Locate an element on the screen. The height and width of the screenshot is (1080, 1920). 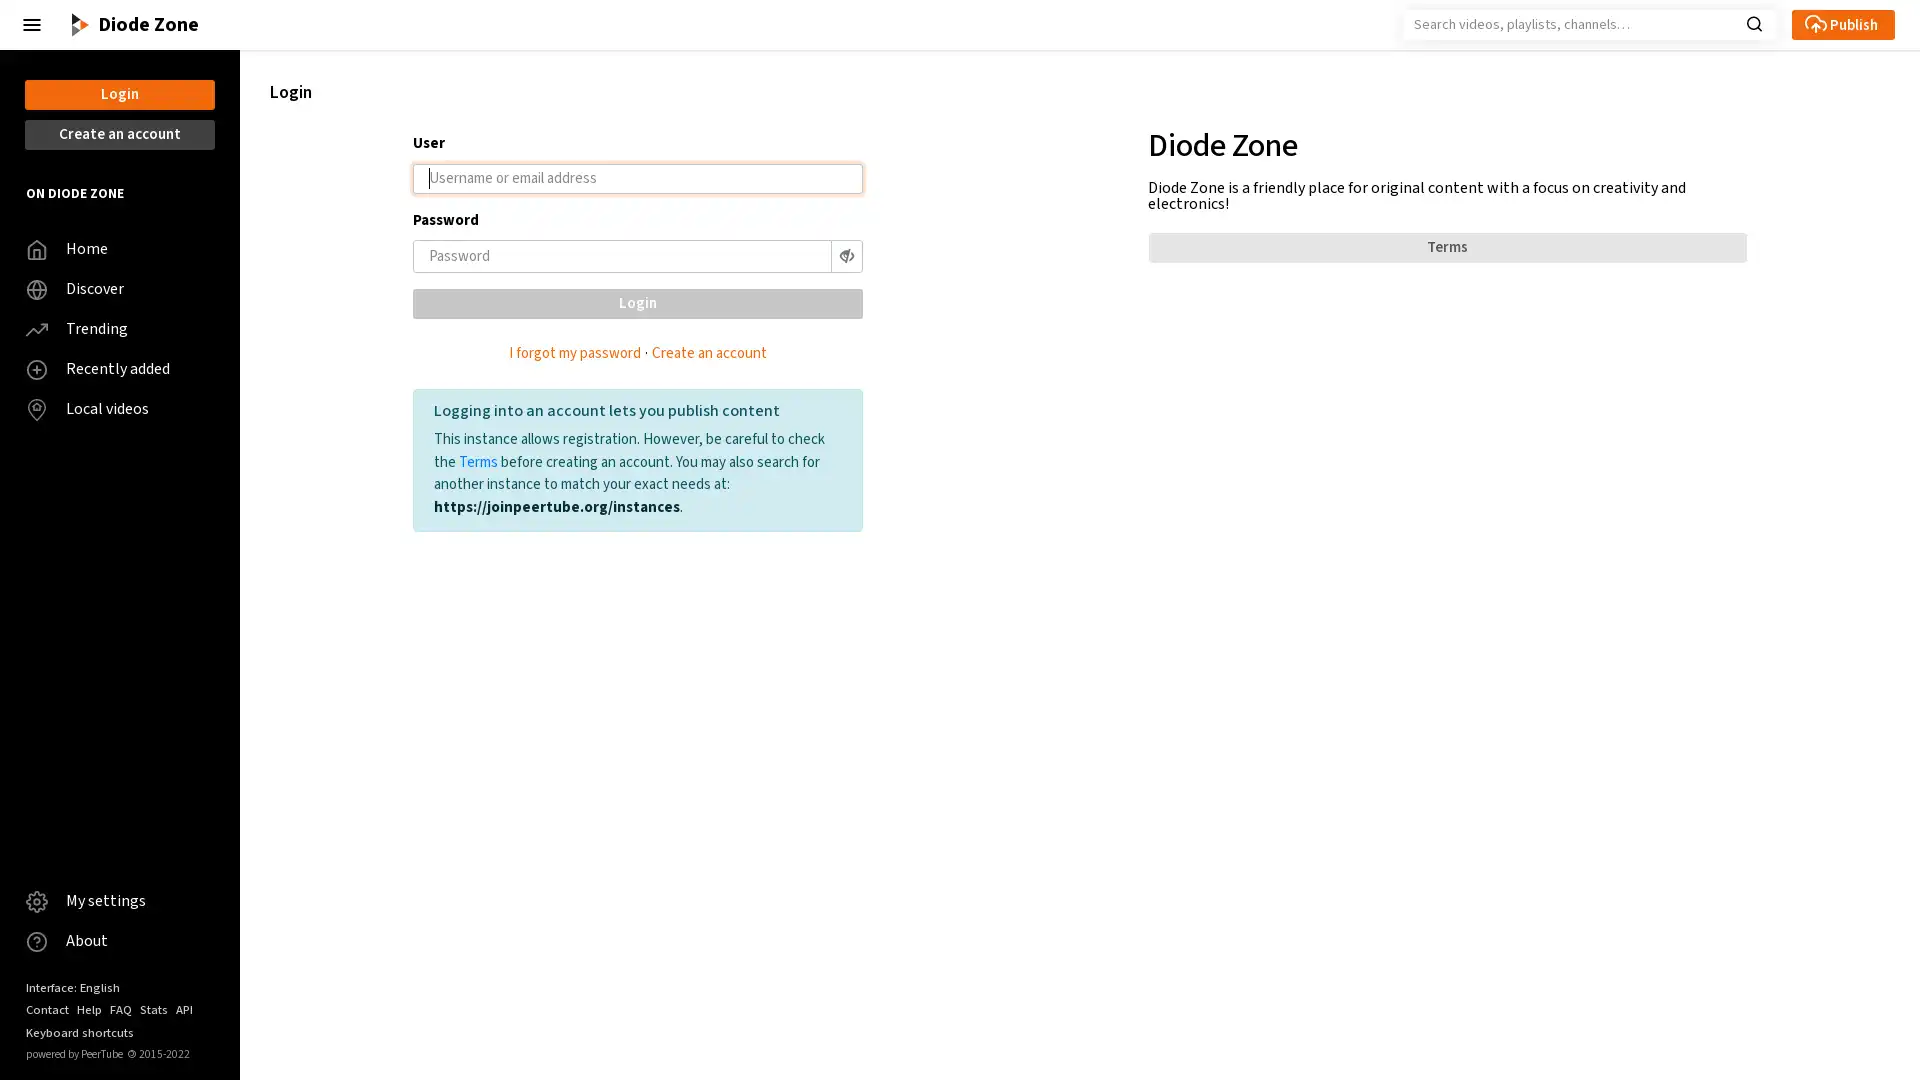
Terms is located at coordinates (1446, 246).